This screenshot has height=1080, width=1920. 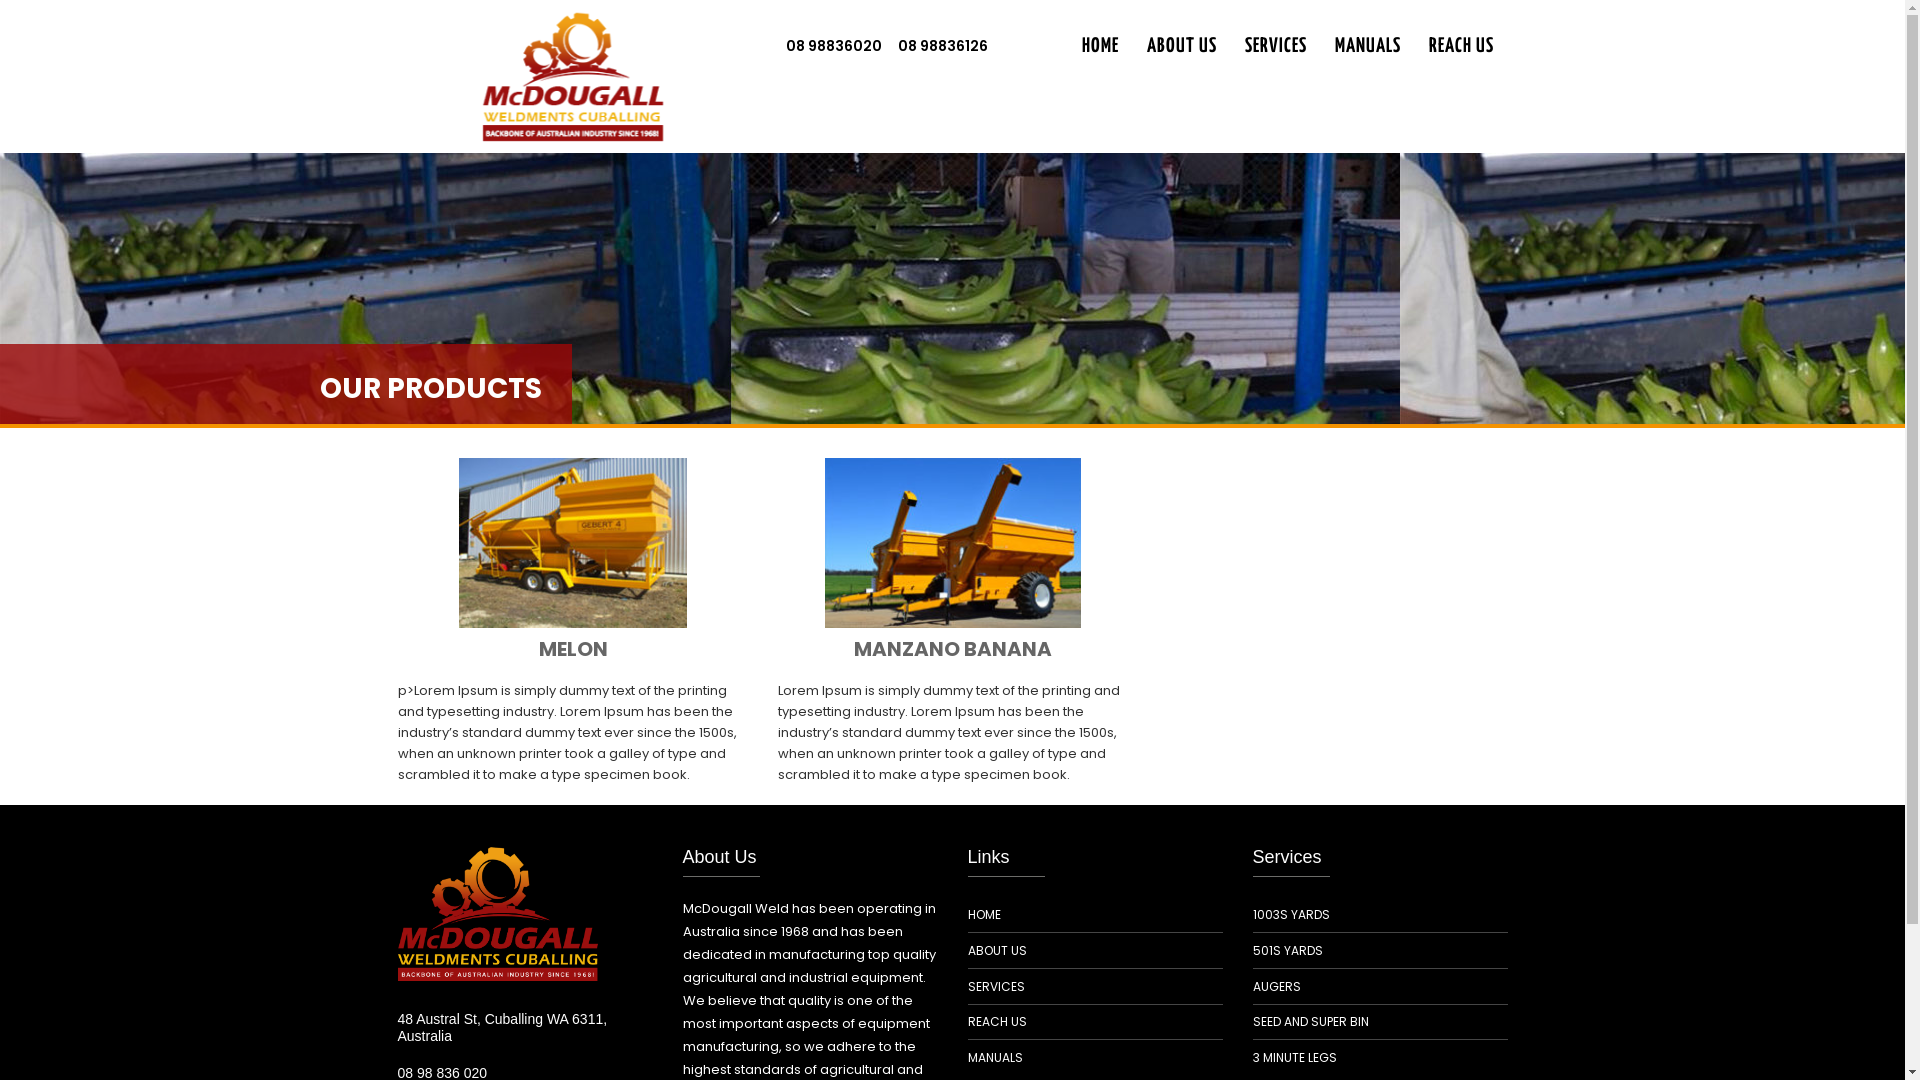 I want to click on 'ABOUT US', so click(x=1180, y=46).